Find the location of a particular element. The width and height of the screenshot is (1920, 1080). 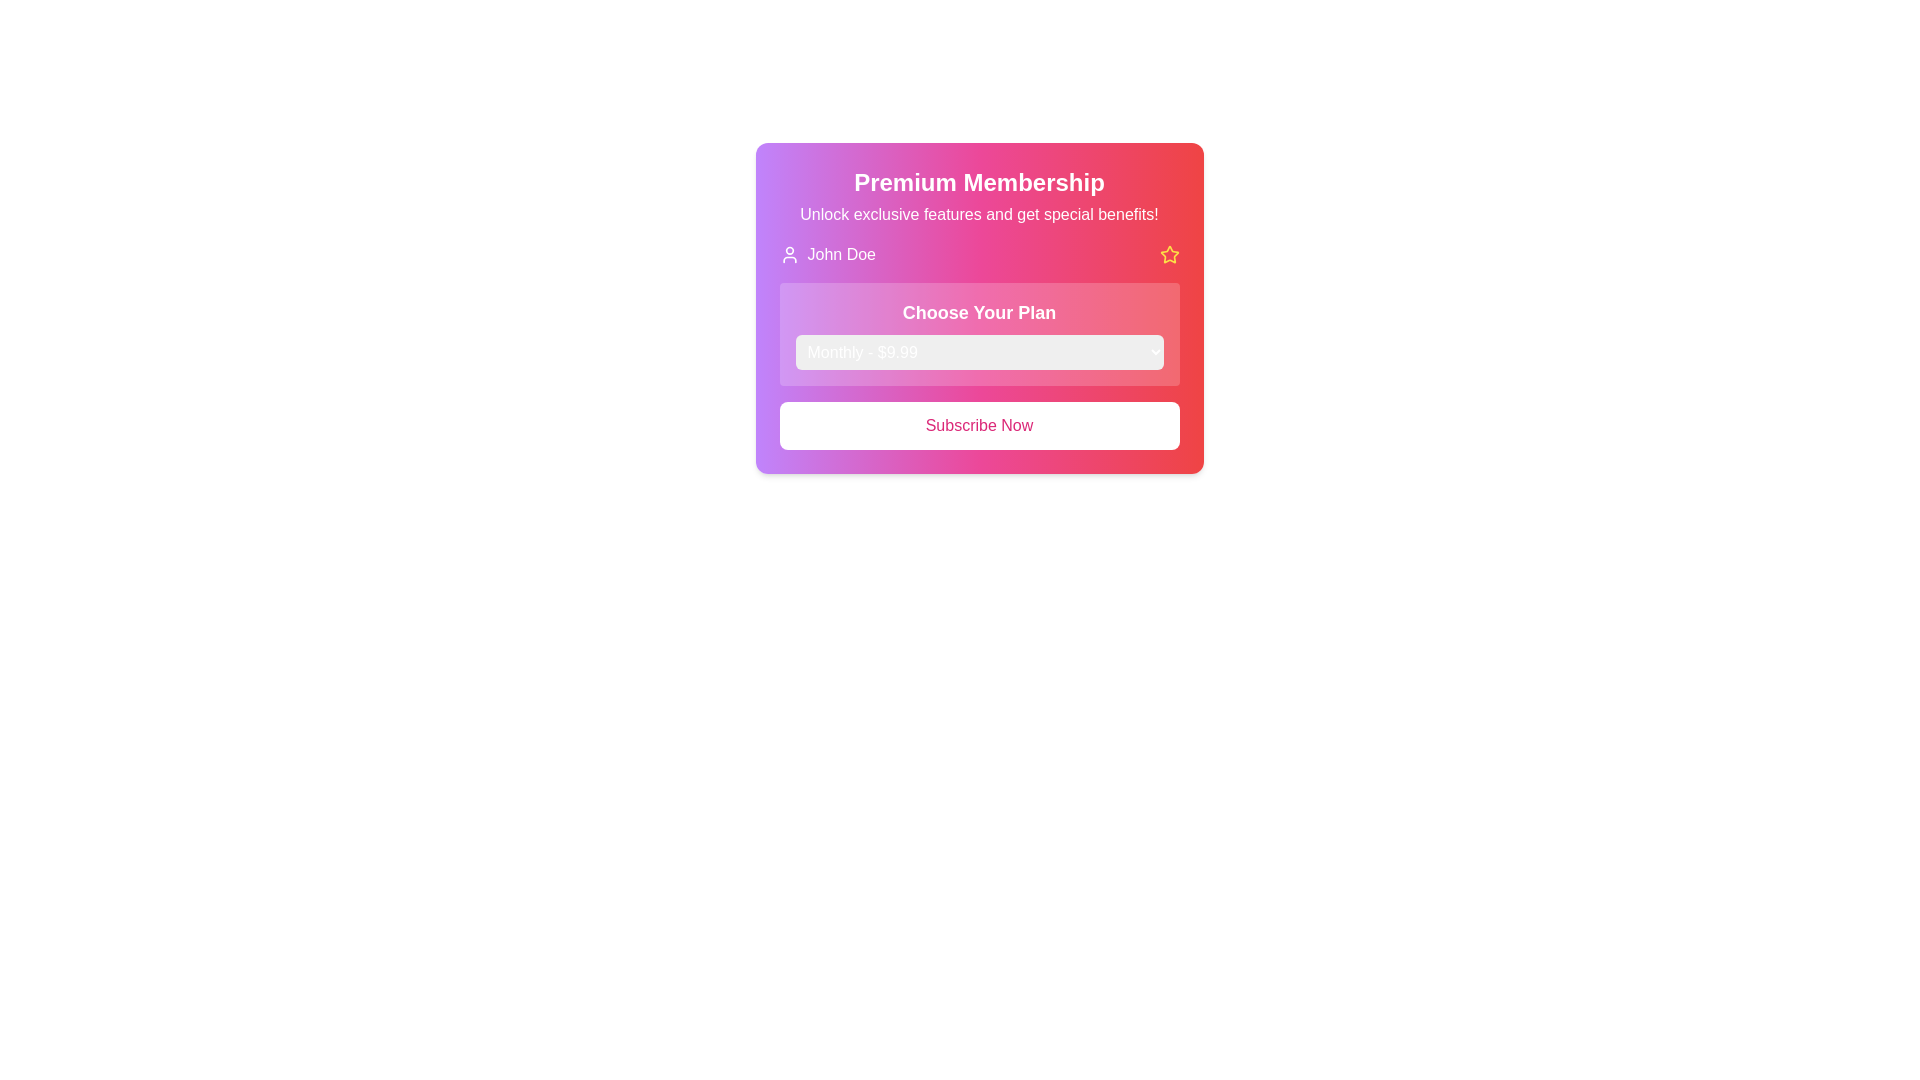

the 'Premium Membership' text block element which has a bold title and a subtitle, located above the user's name and other interactive components is located at coordinates (979, 196).